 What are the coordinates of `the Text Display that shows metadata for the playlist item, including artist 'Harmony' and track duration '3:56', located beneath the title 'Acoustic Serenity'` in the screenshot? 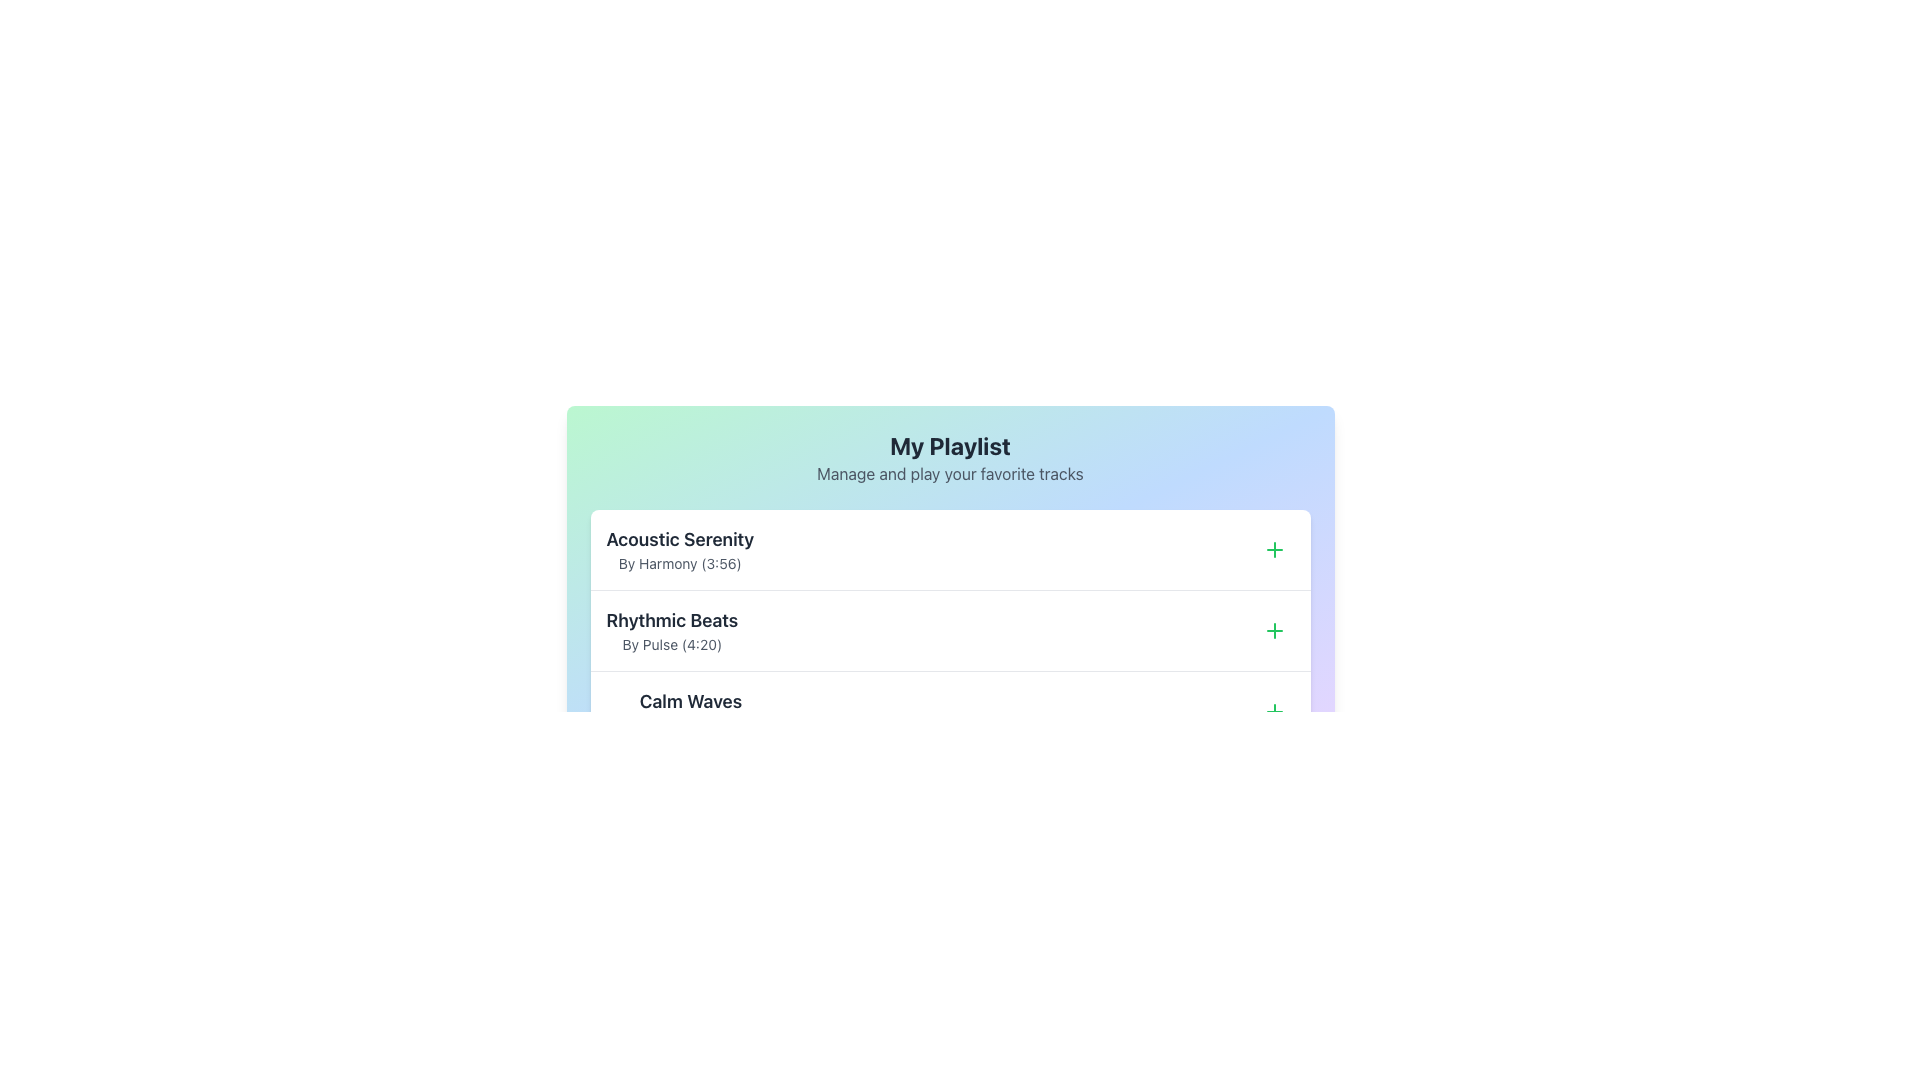 It's located at (680, 563).